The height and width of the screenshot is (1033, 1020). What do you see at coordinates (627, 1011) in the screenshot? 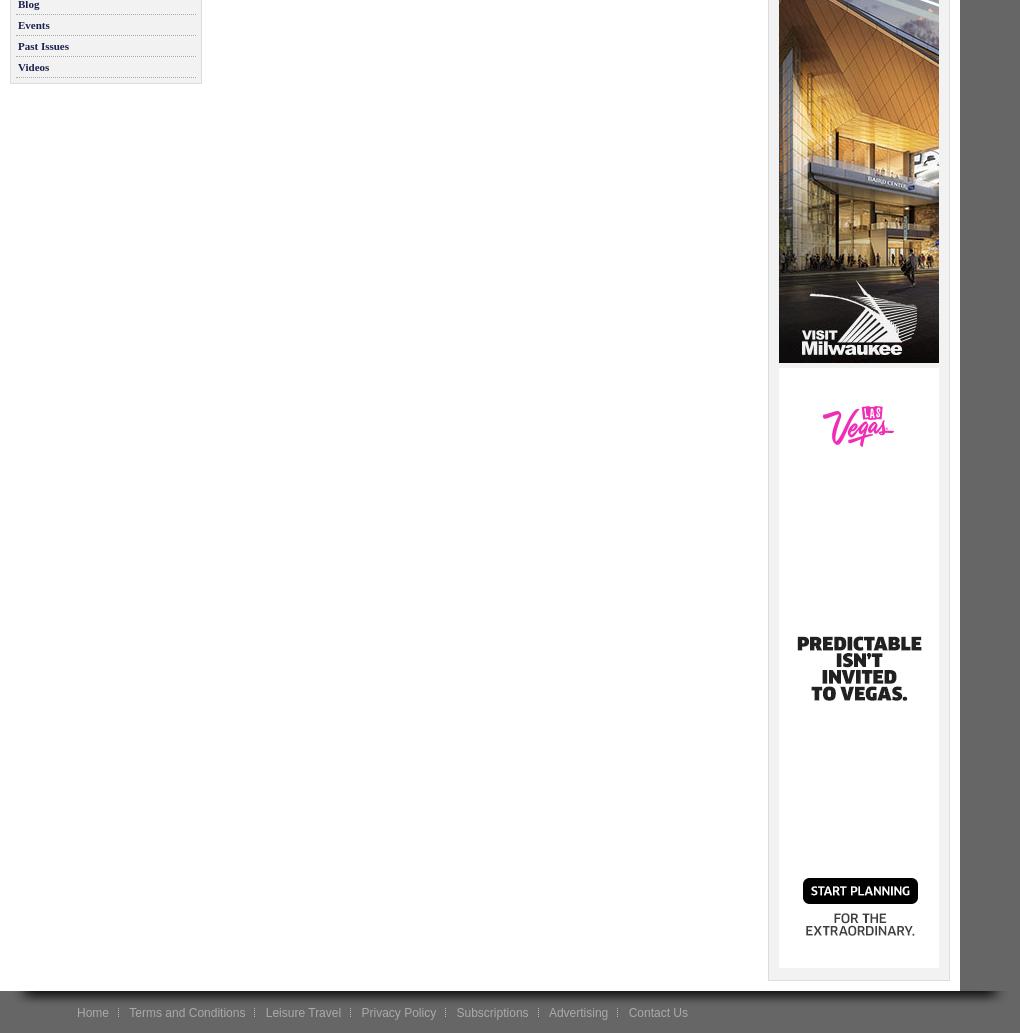
I see `'Contact Us'` at bounding box center [627, 1011].